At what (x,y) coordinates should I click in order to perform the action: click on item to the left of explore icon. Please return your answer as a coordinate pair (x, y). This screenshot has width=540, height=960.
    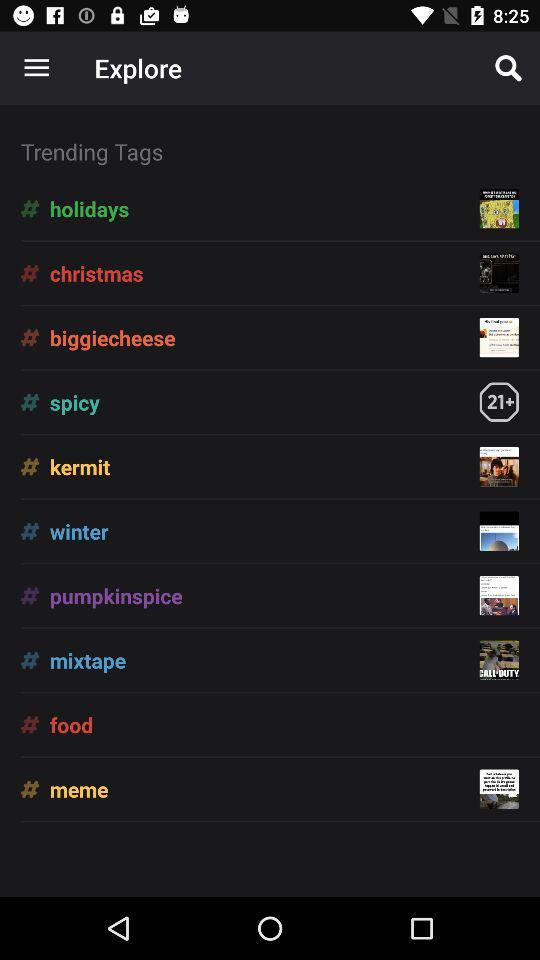
    Looking at the image, I should click on (36, 68).